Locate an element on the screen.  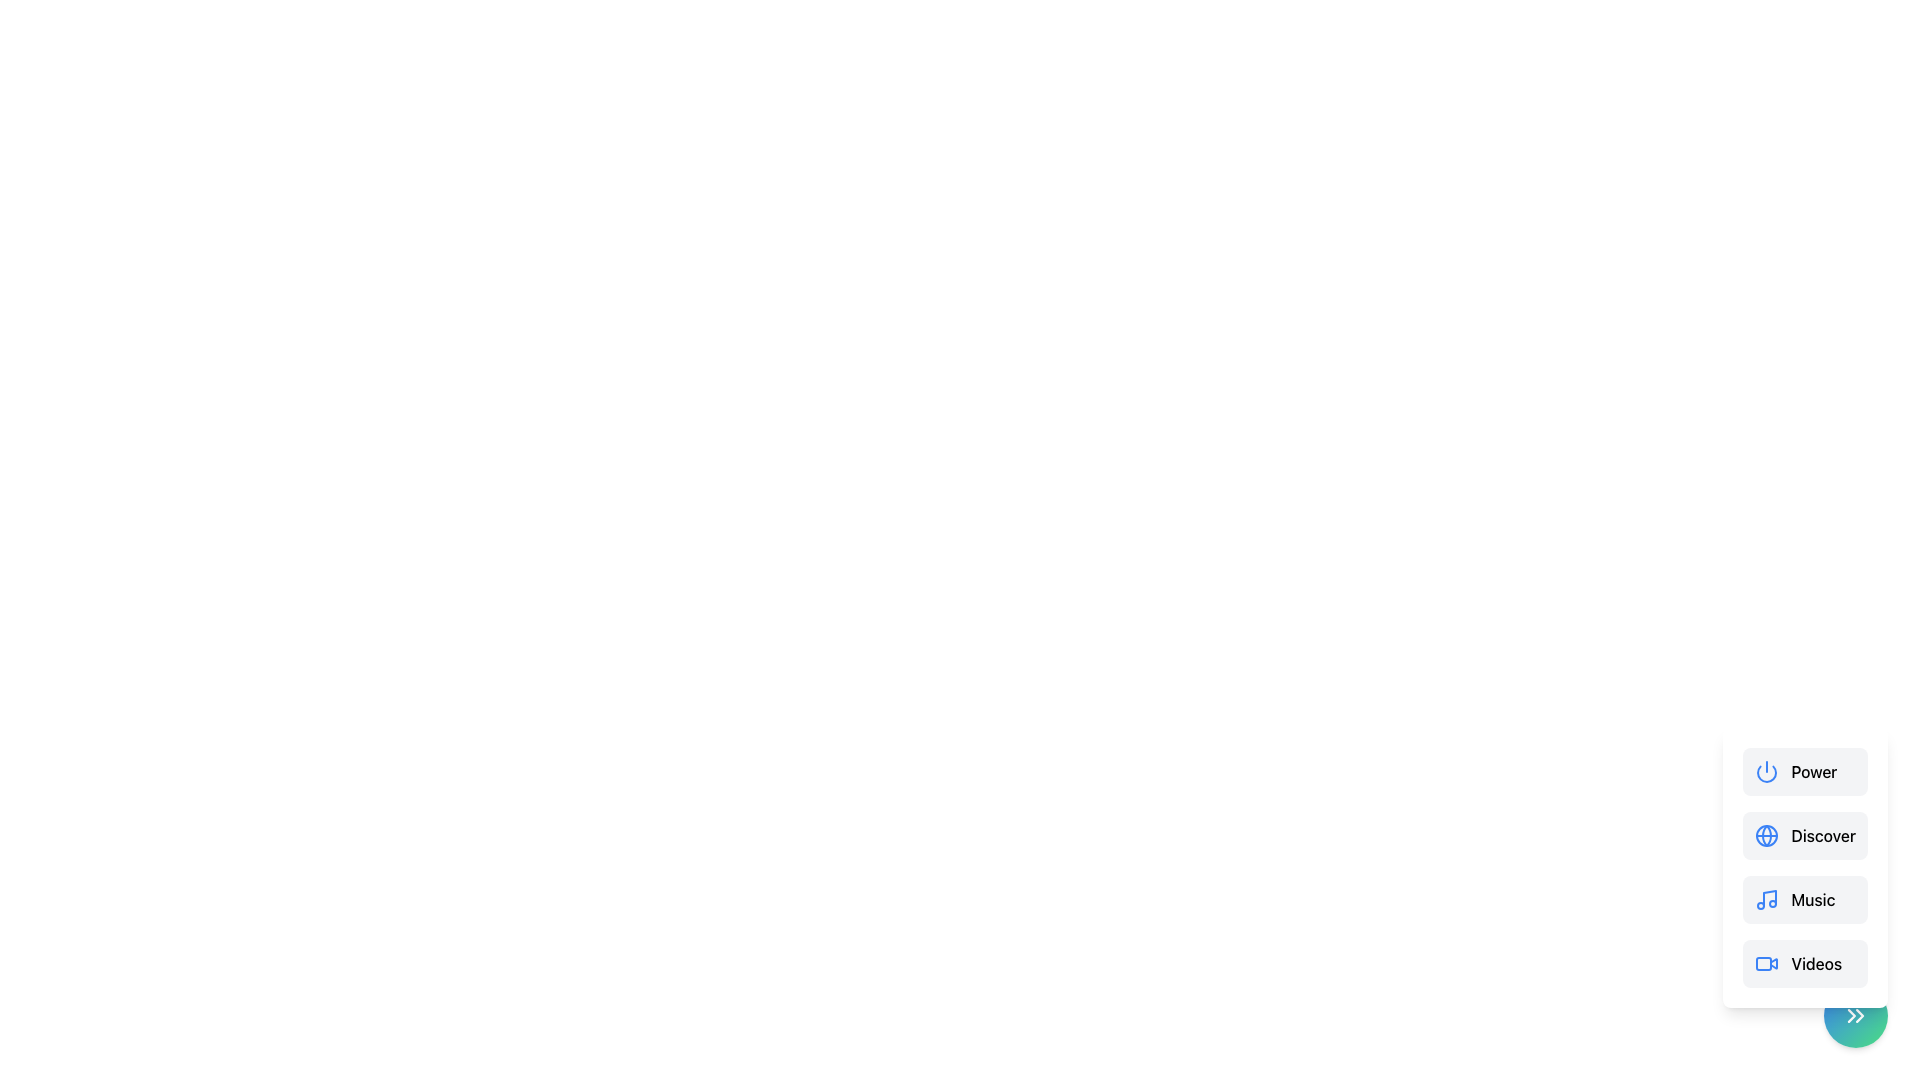
the right-facing double-chevron icon is located at coordinates (1855, 1015).